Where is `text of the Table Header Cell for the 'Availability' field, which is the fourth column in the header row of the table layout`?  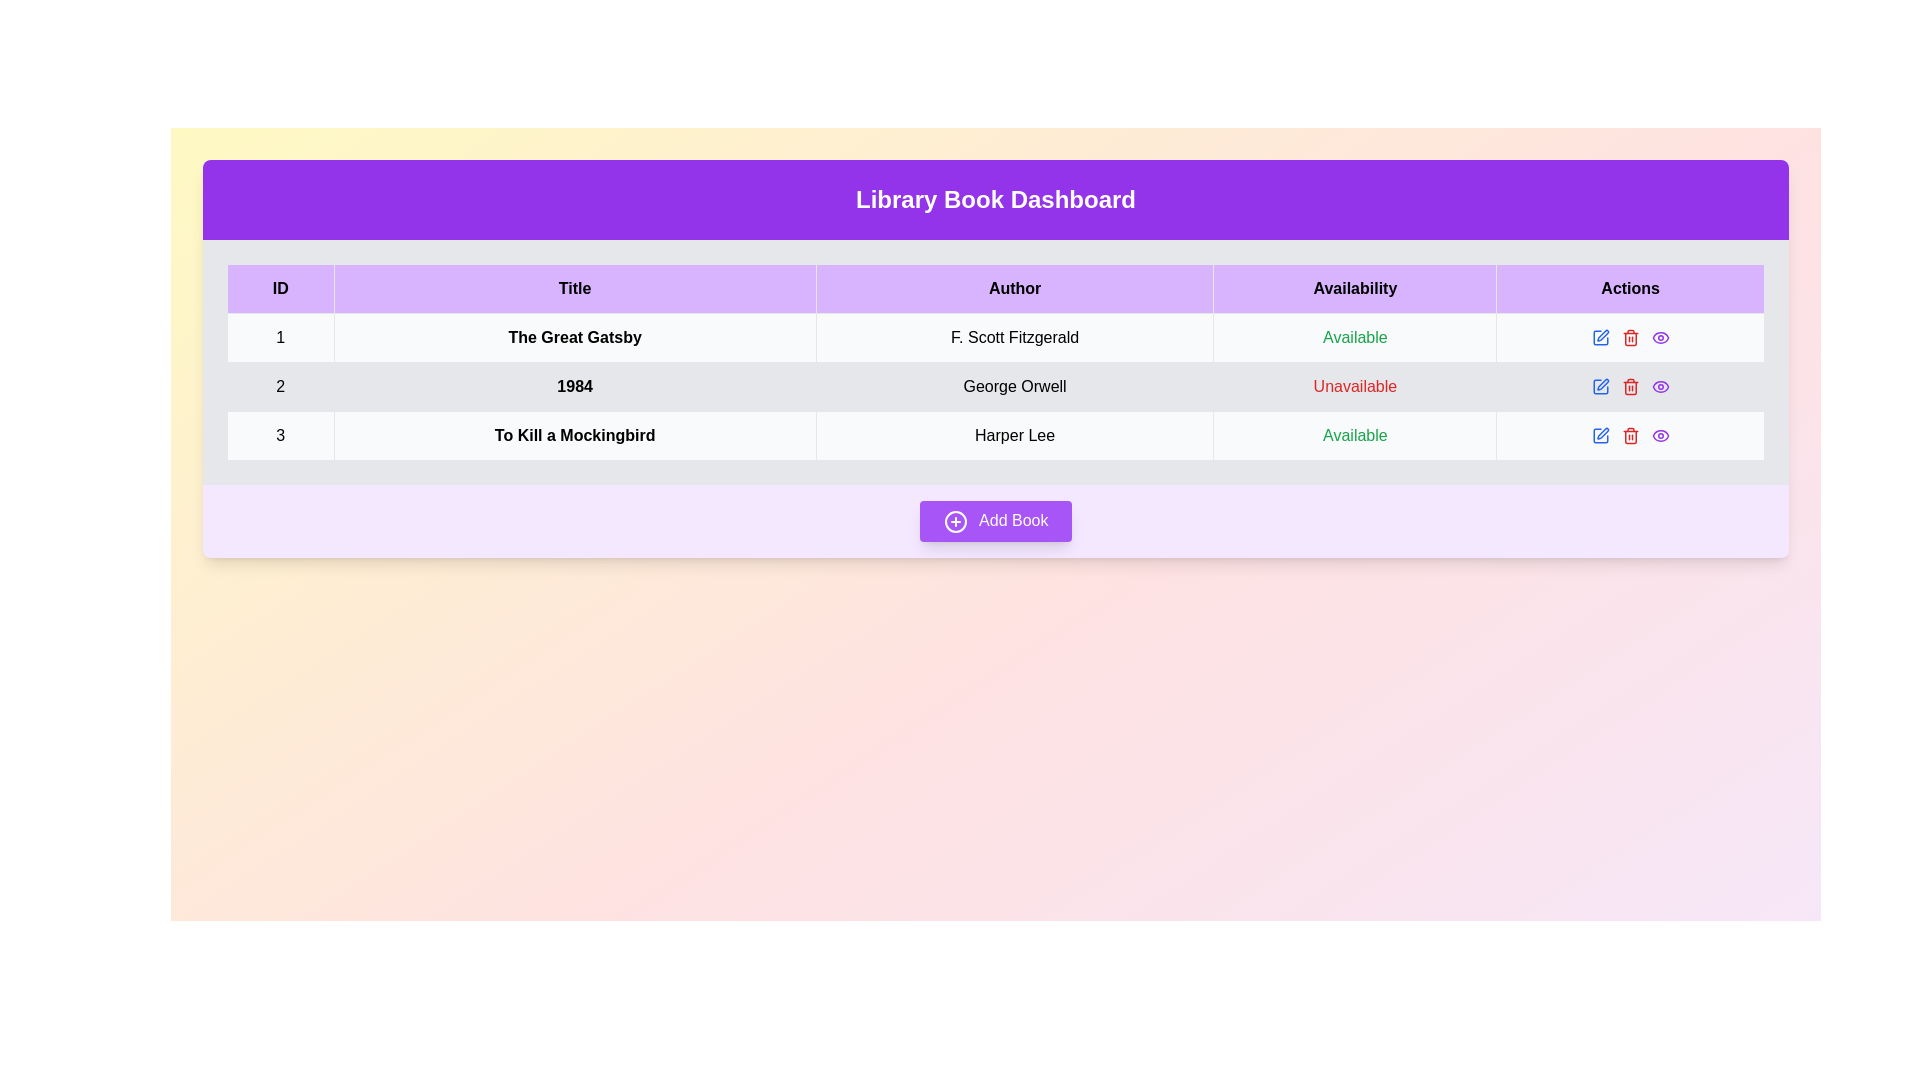
text of the Table Header Cell for the 'Availability' field, which is the fourth column in the header row of the table layout is located at coordinates (1355, 289).